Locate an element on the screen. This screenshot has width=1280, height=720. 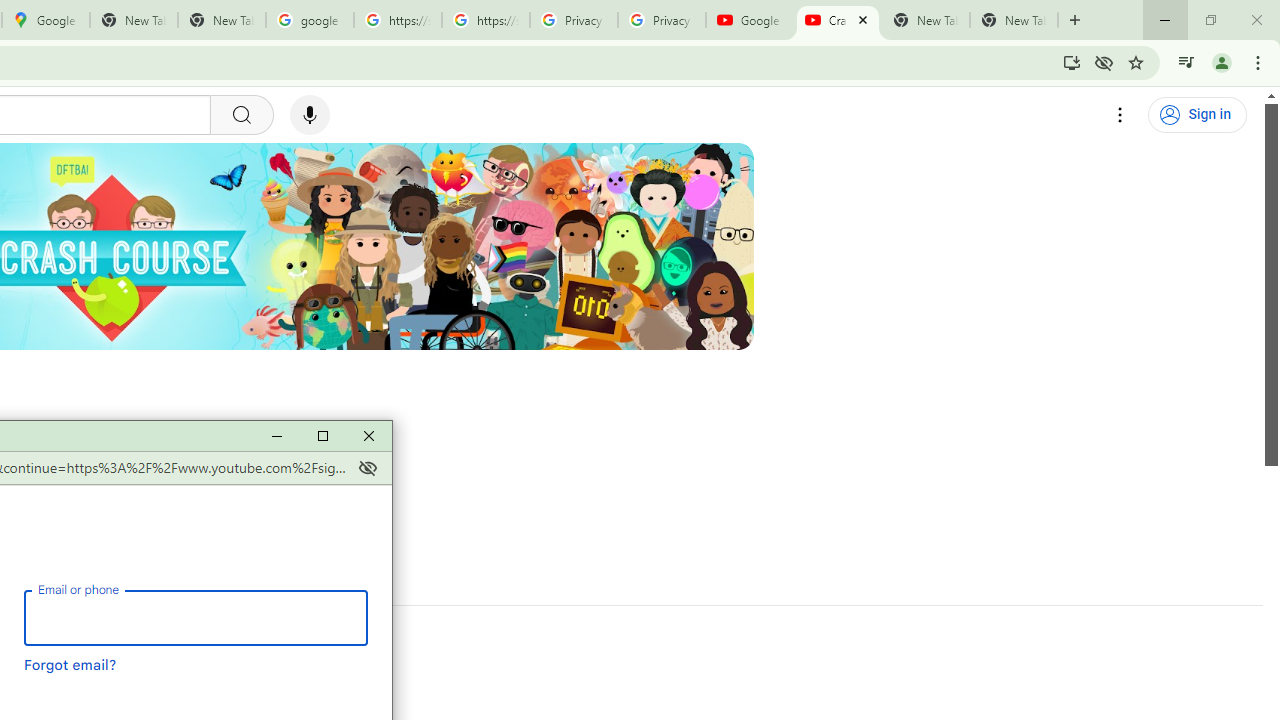
'Maximize' is located at coordinates (322, 435).